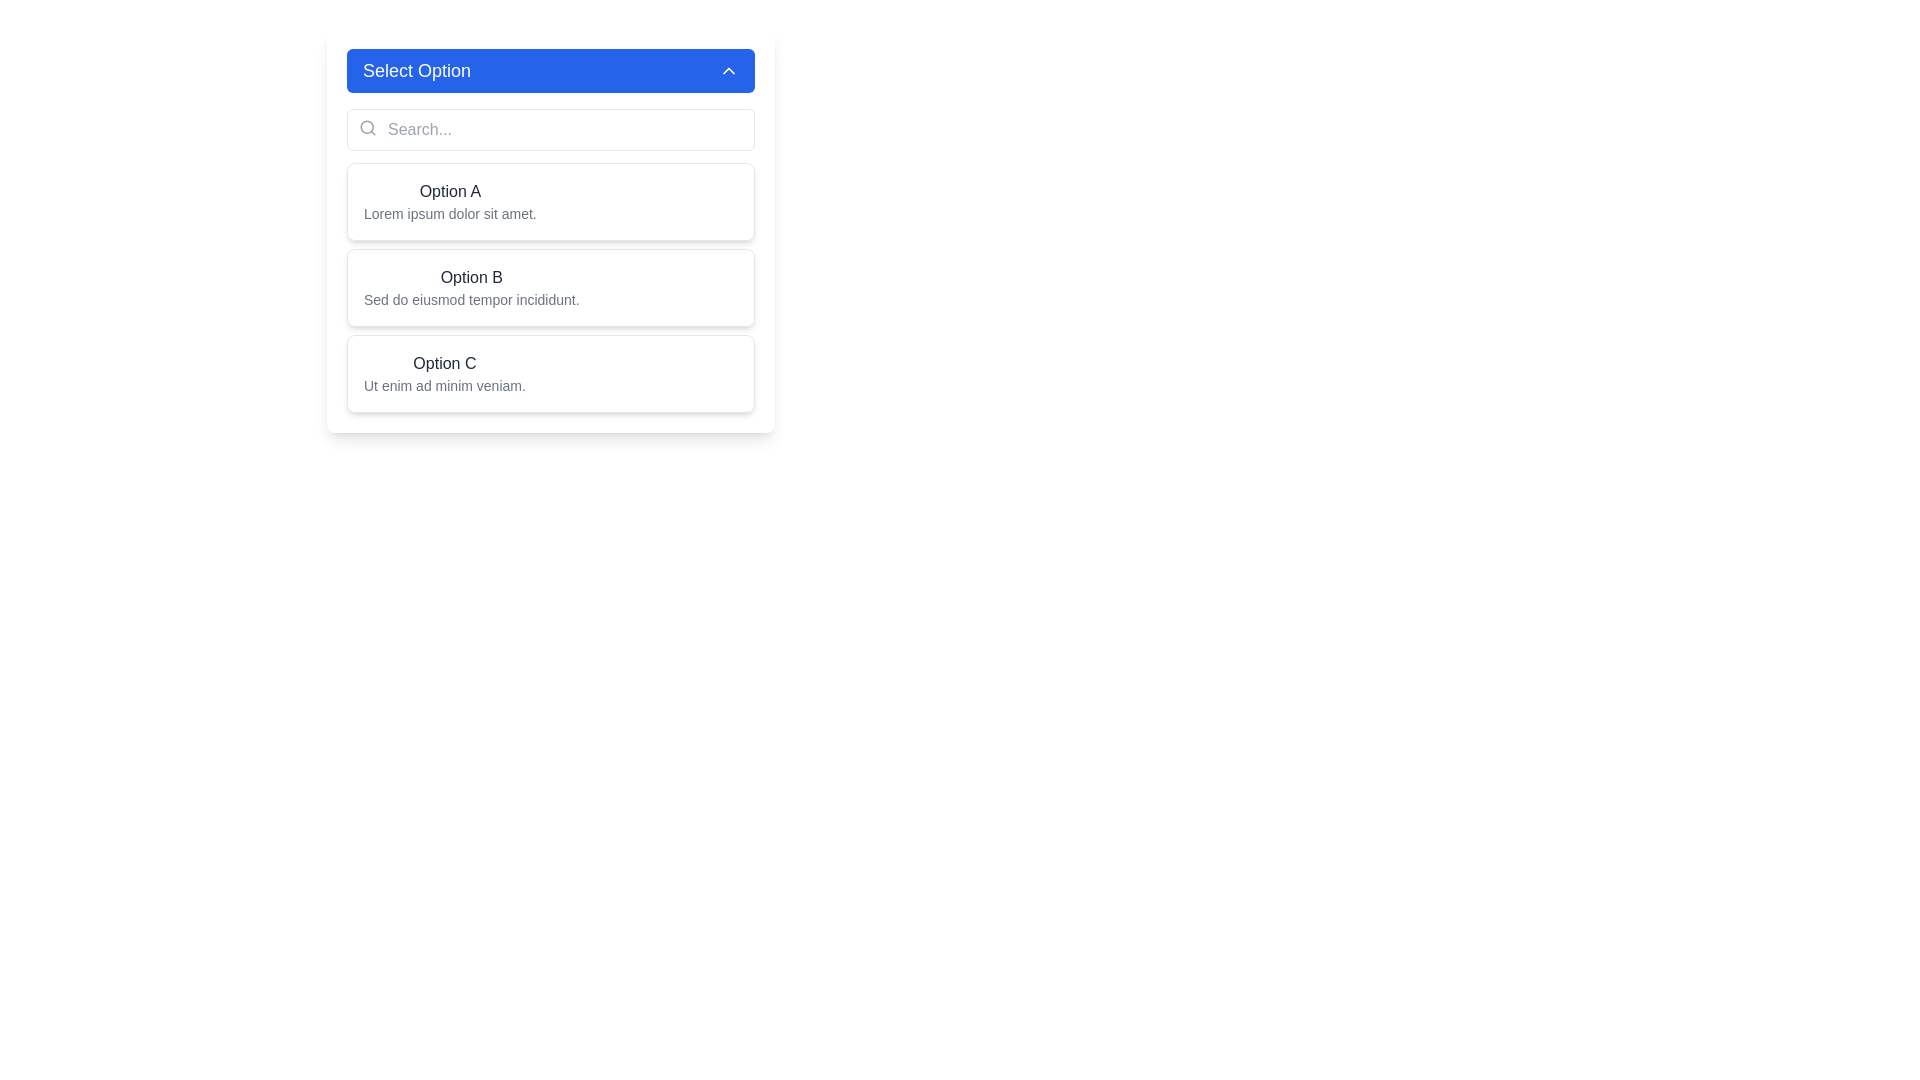  I want to click on the collapsible/expandable icon located in the upper-right corner of the 'Select Option' header, so click(728, 69).